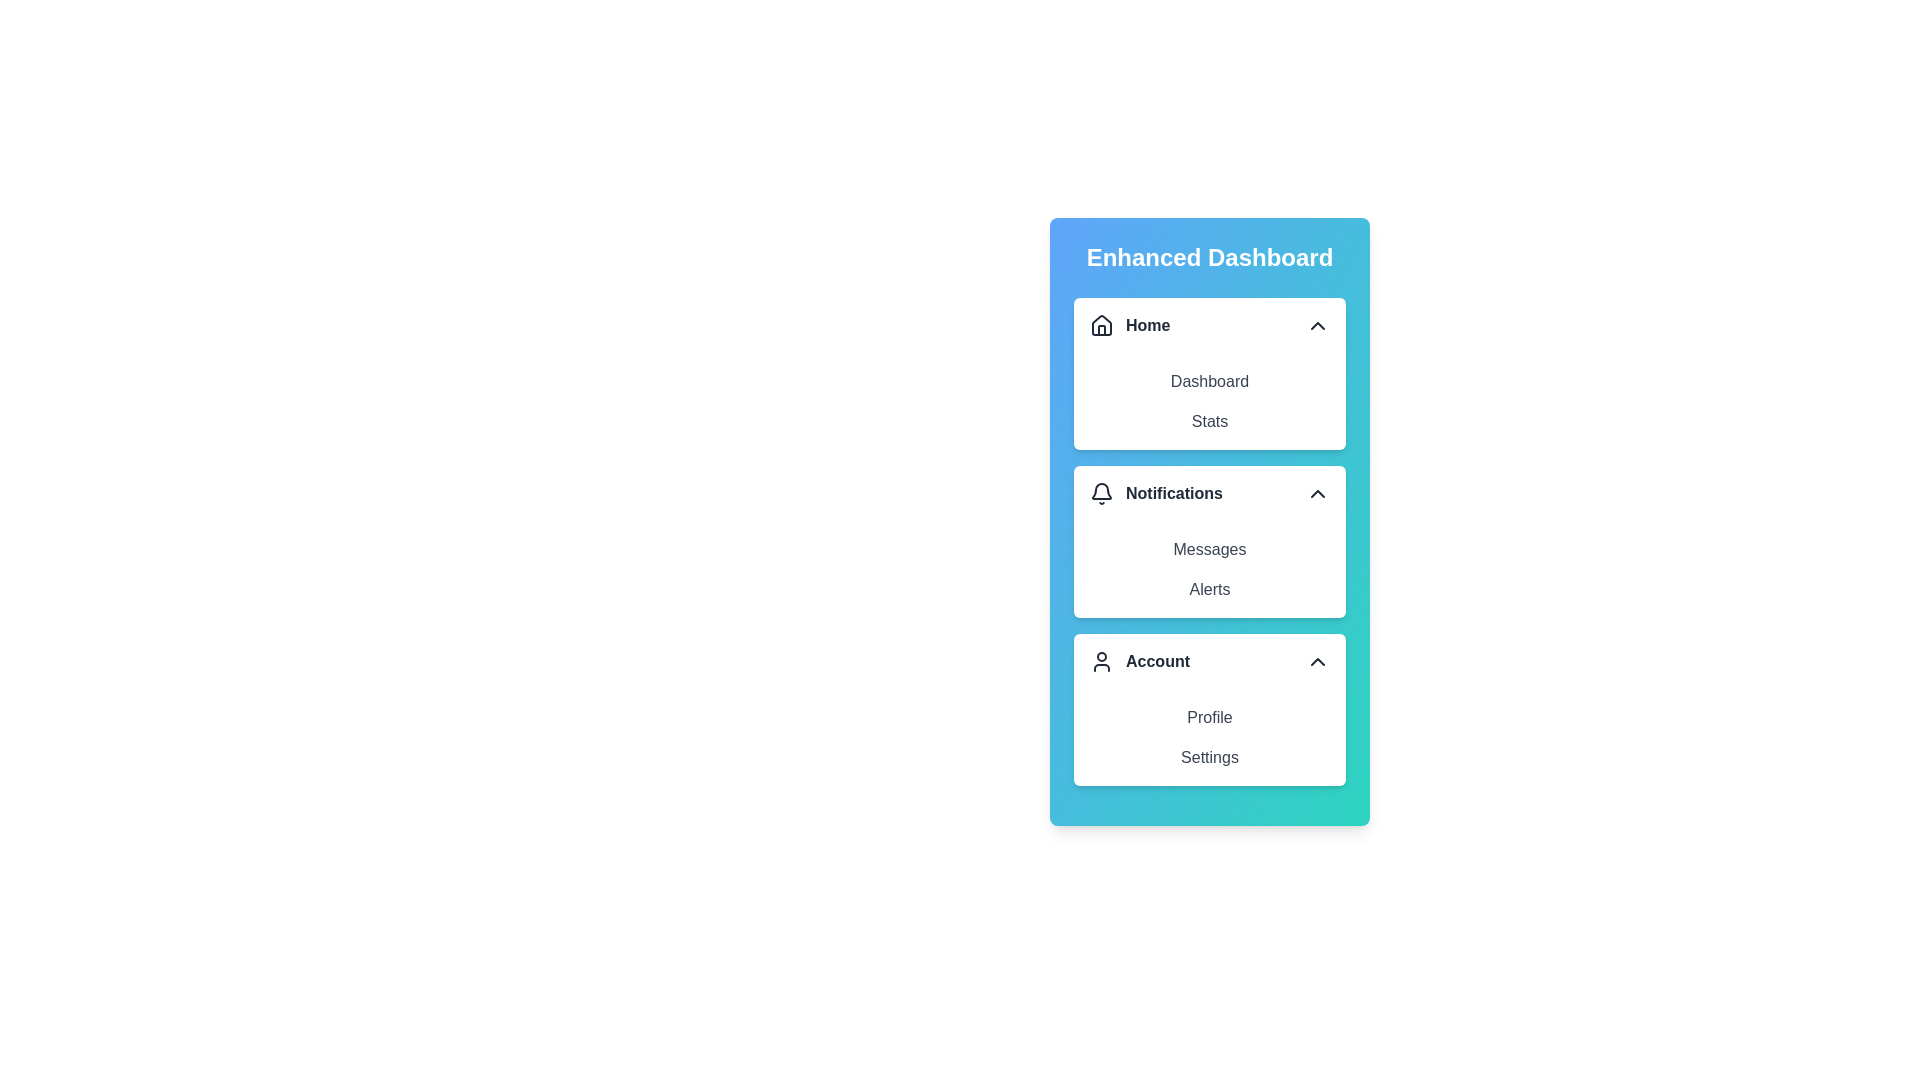  I want to click on the text element 'Enhanced Dashboard', so click(1208, 257).